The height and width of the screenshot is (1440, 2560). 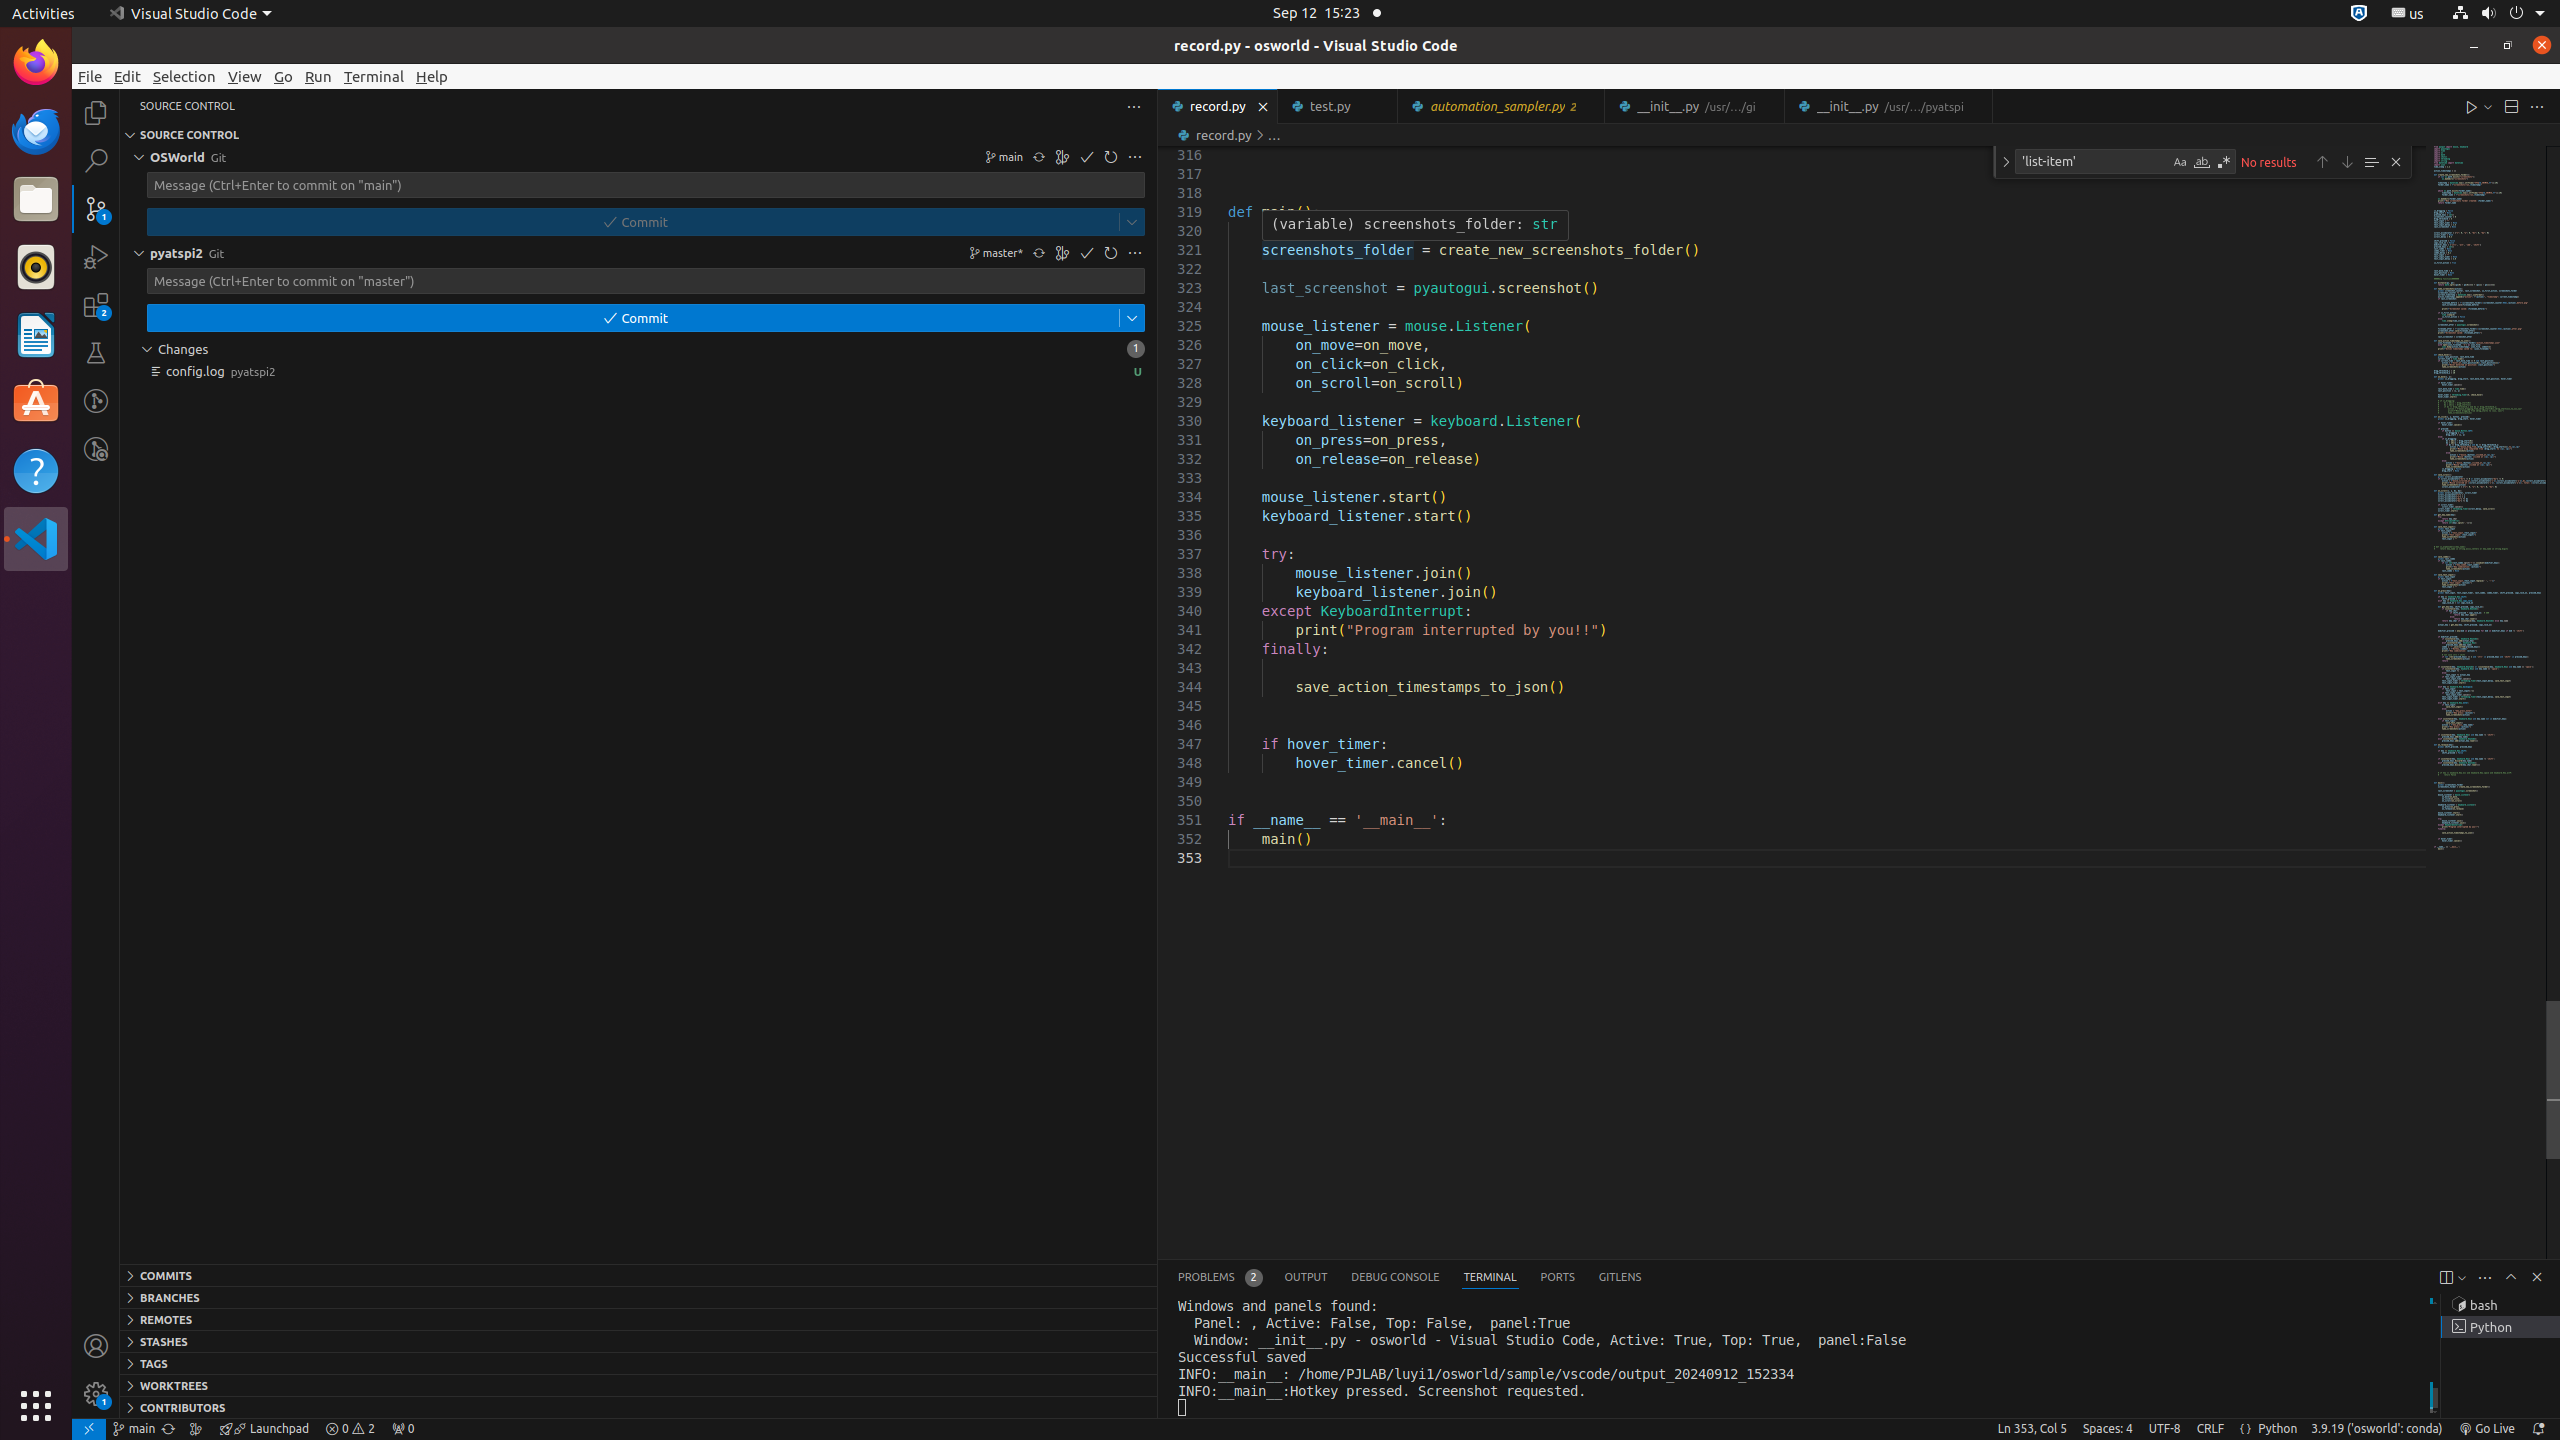 What do you see at coordinates (2209, 1428) in the screenshot?
I see `'CRLF'` at bounding box center [2209, 1428].